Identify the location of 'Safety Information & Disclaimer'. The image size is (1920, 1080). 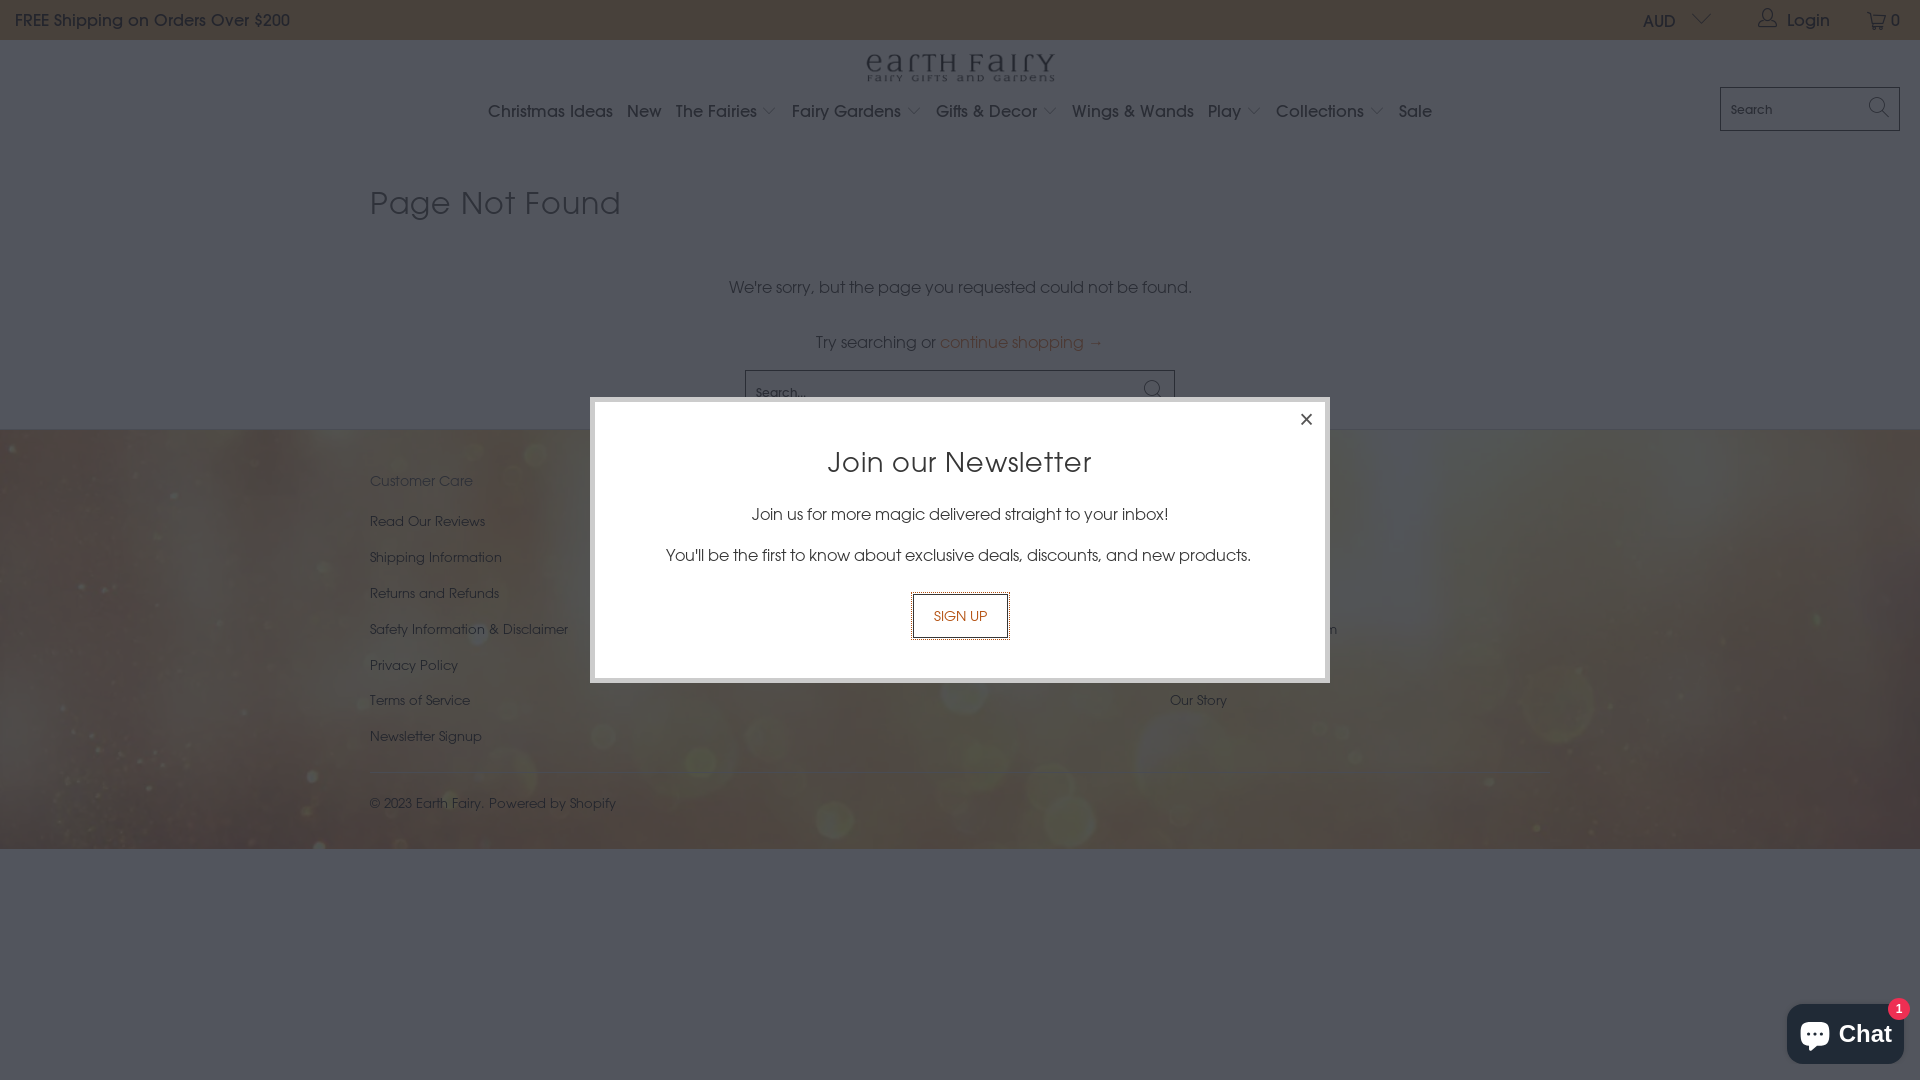
(468, 627).